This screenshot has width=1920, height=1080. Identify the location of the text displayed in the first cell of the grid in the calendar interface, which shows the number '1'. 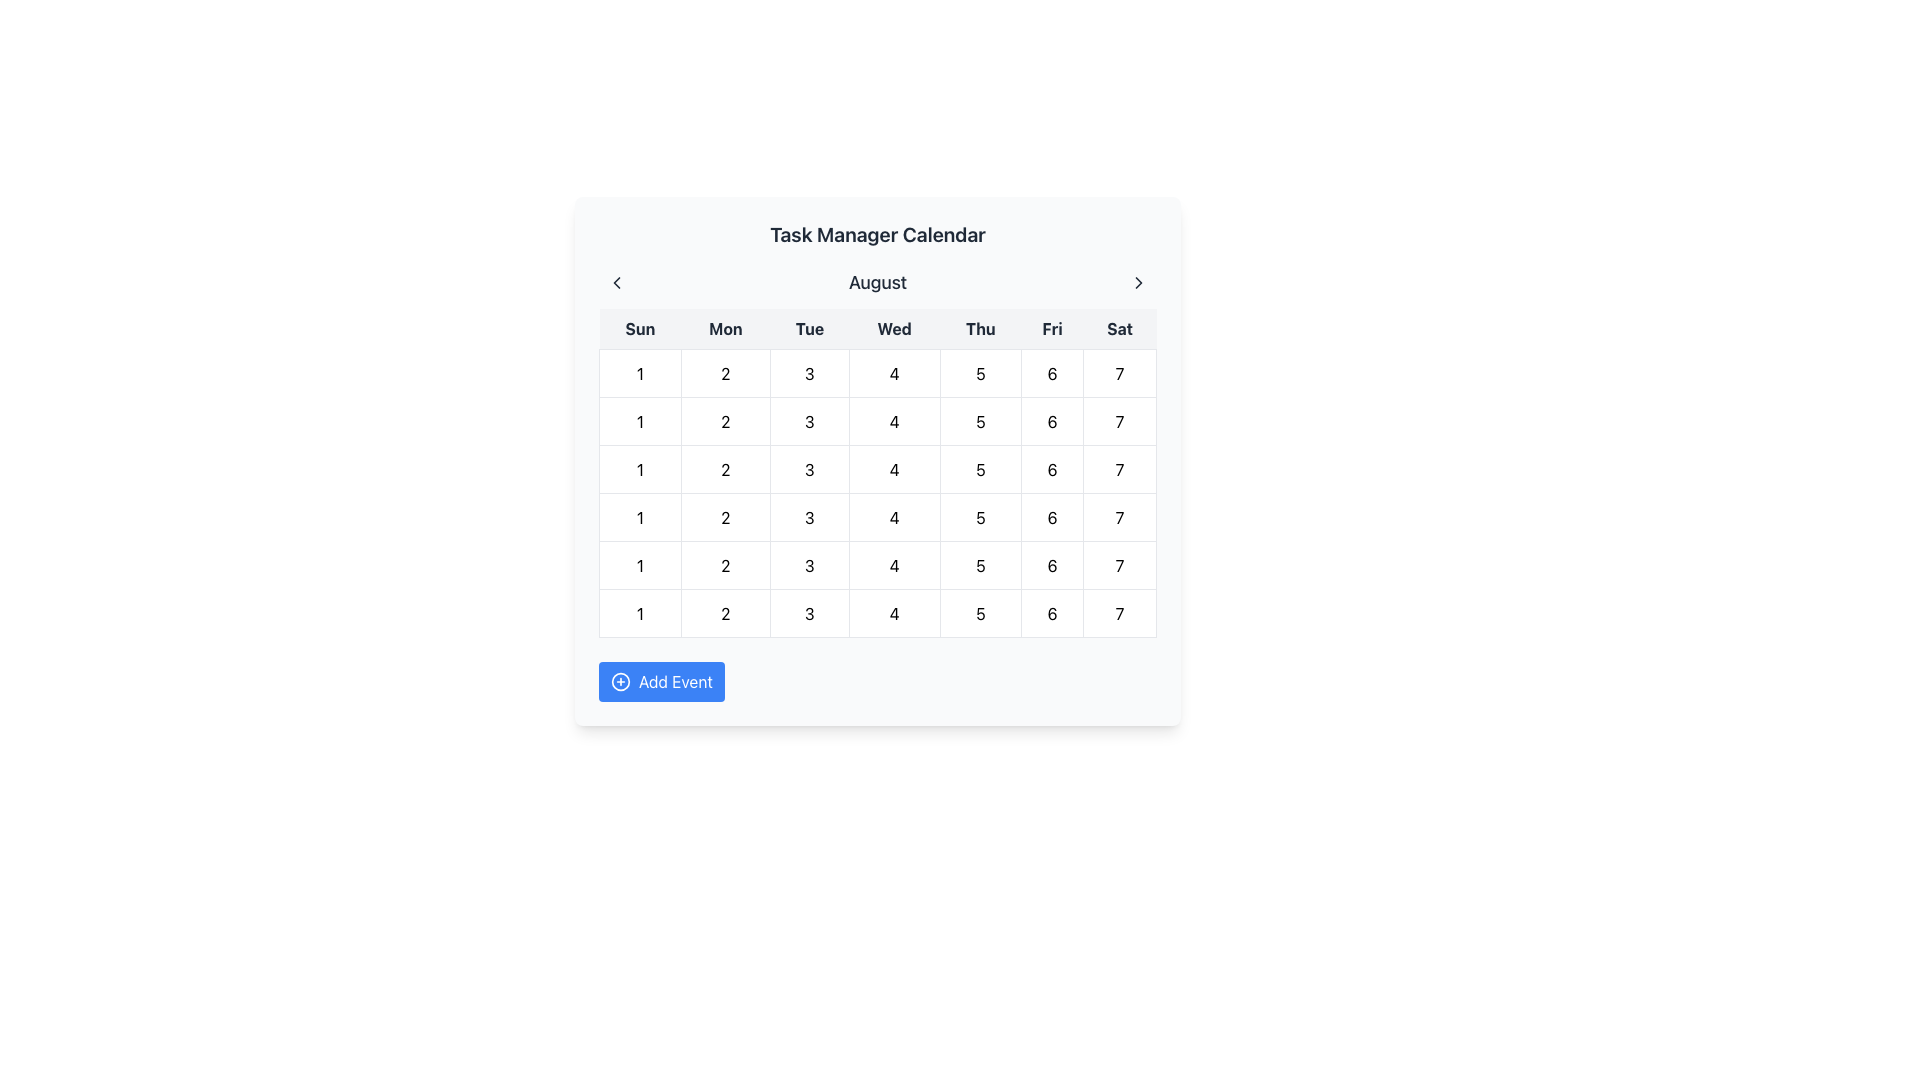
(640, 516).